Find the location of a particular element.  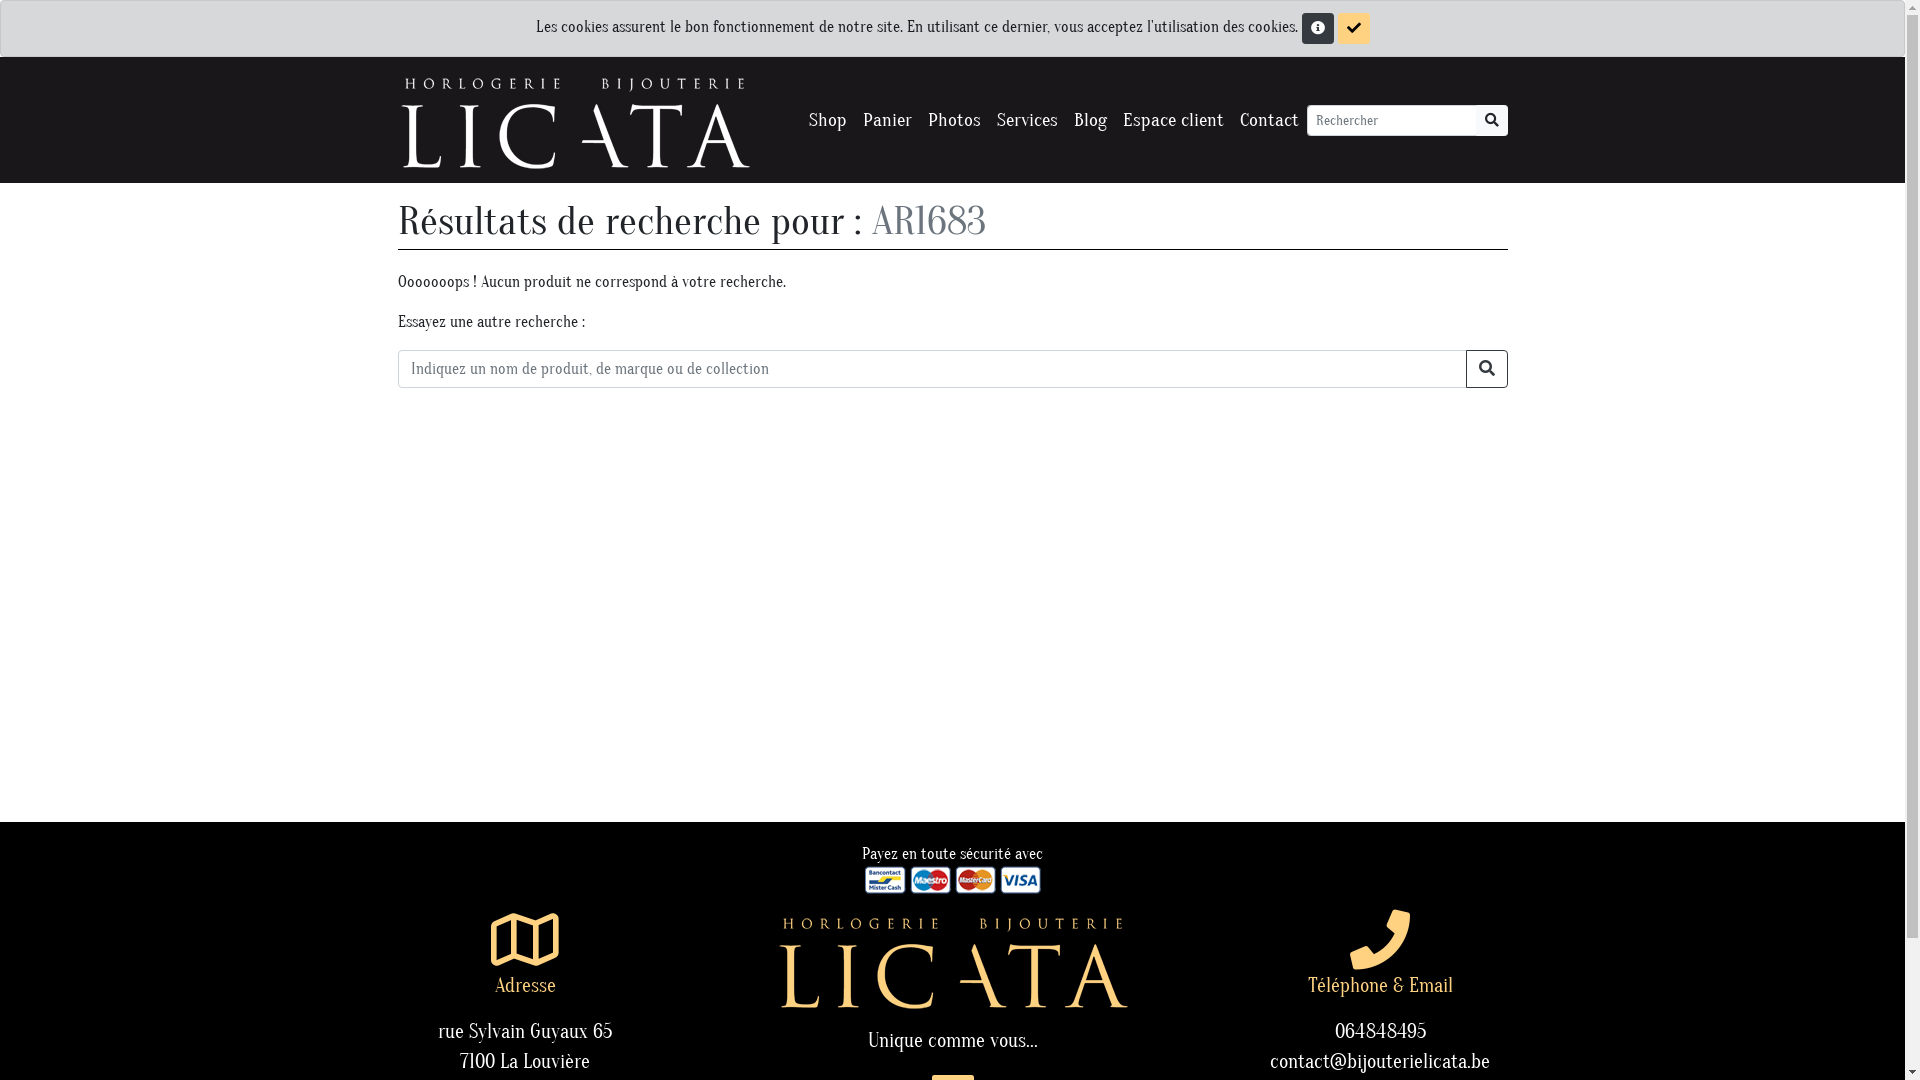

'Photos' is located at coordinates (953, 120).